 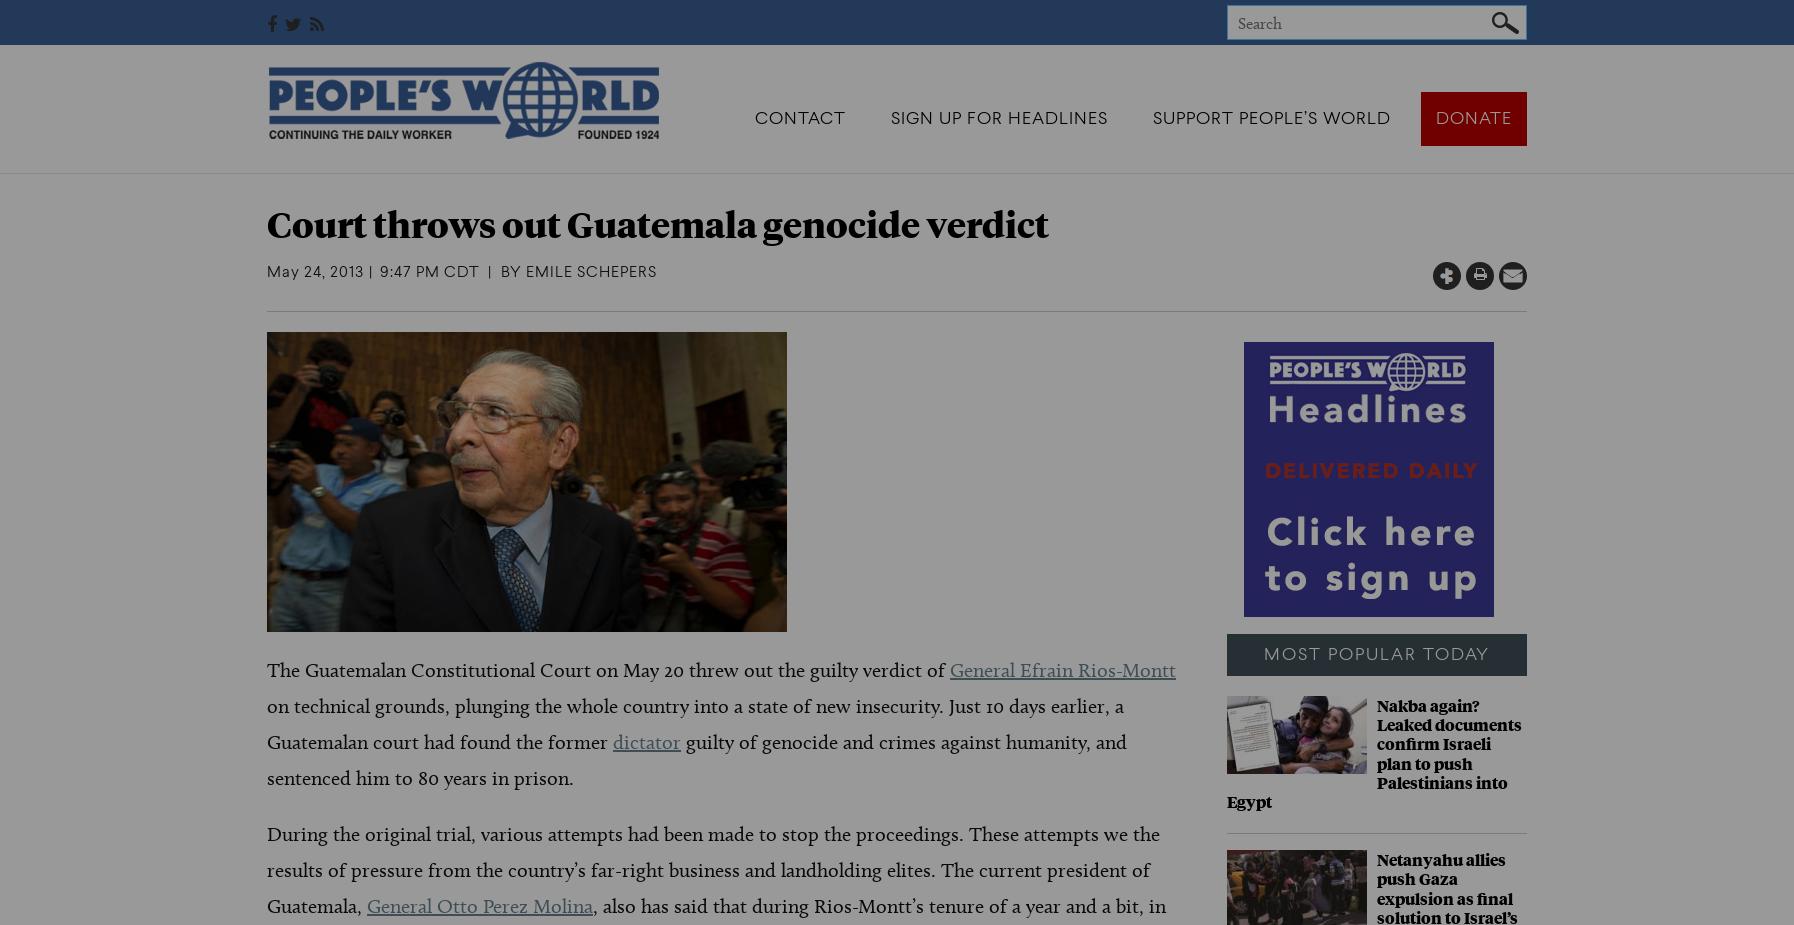 I want to click on 'General Efrain Rios-Montt', so click(x=1061, y=669).